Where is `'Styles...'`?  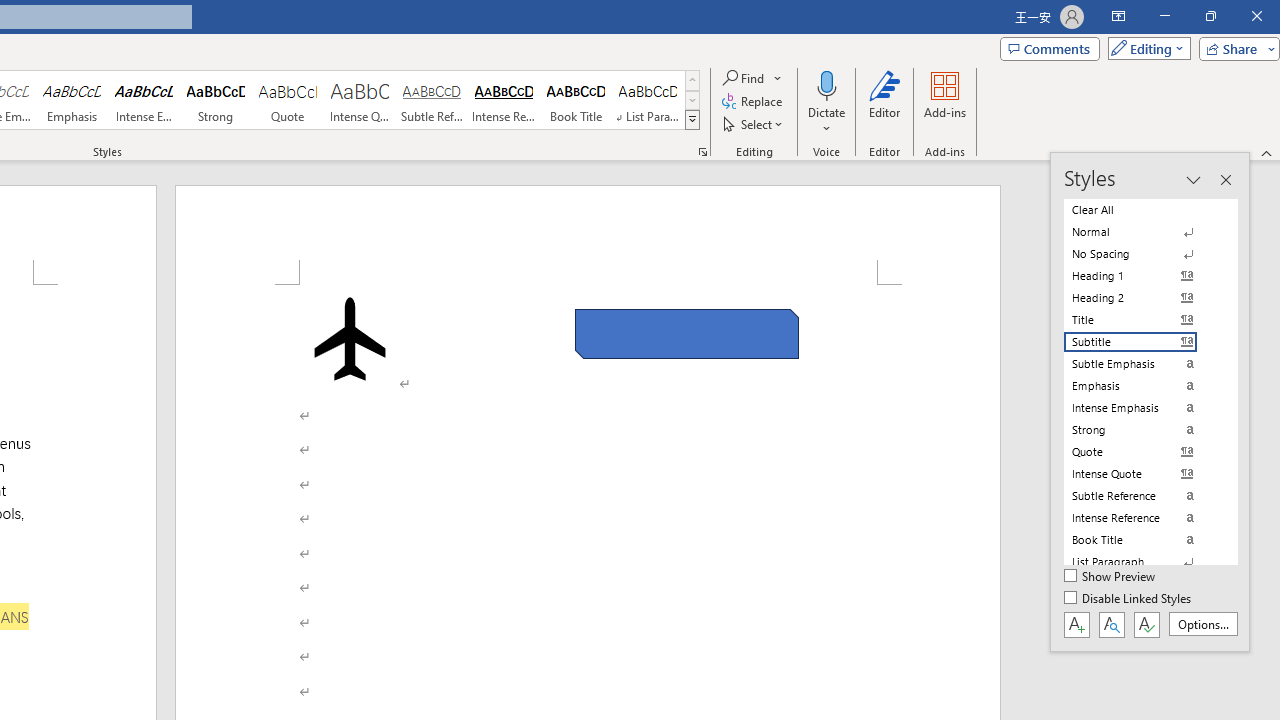
'Styles...' is located at coordinates (702, 150).